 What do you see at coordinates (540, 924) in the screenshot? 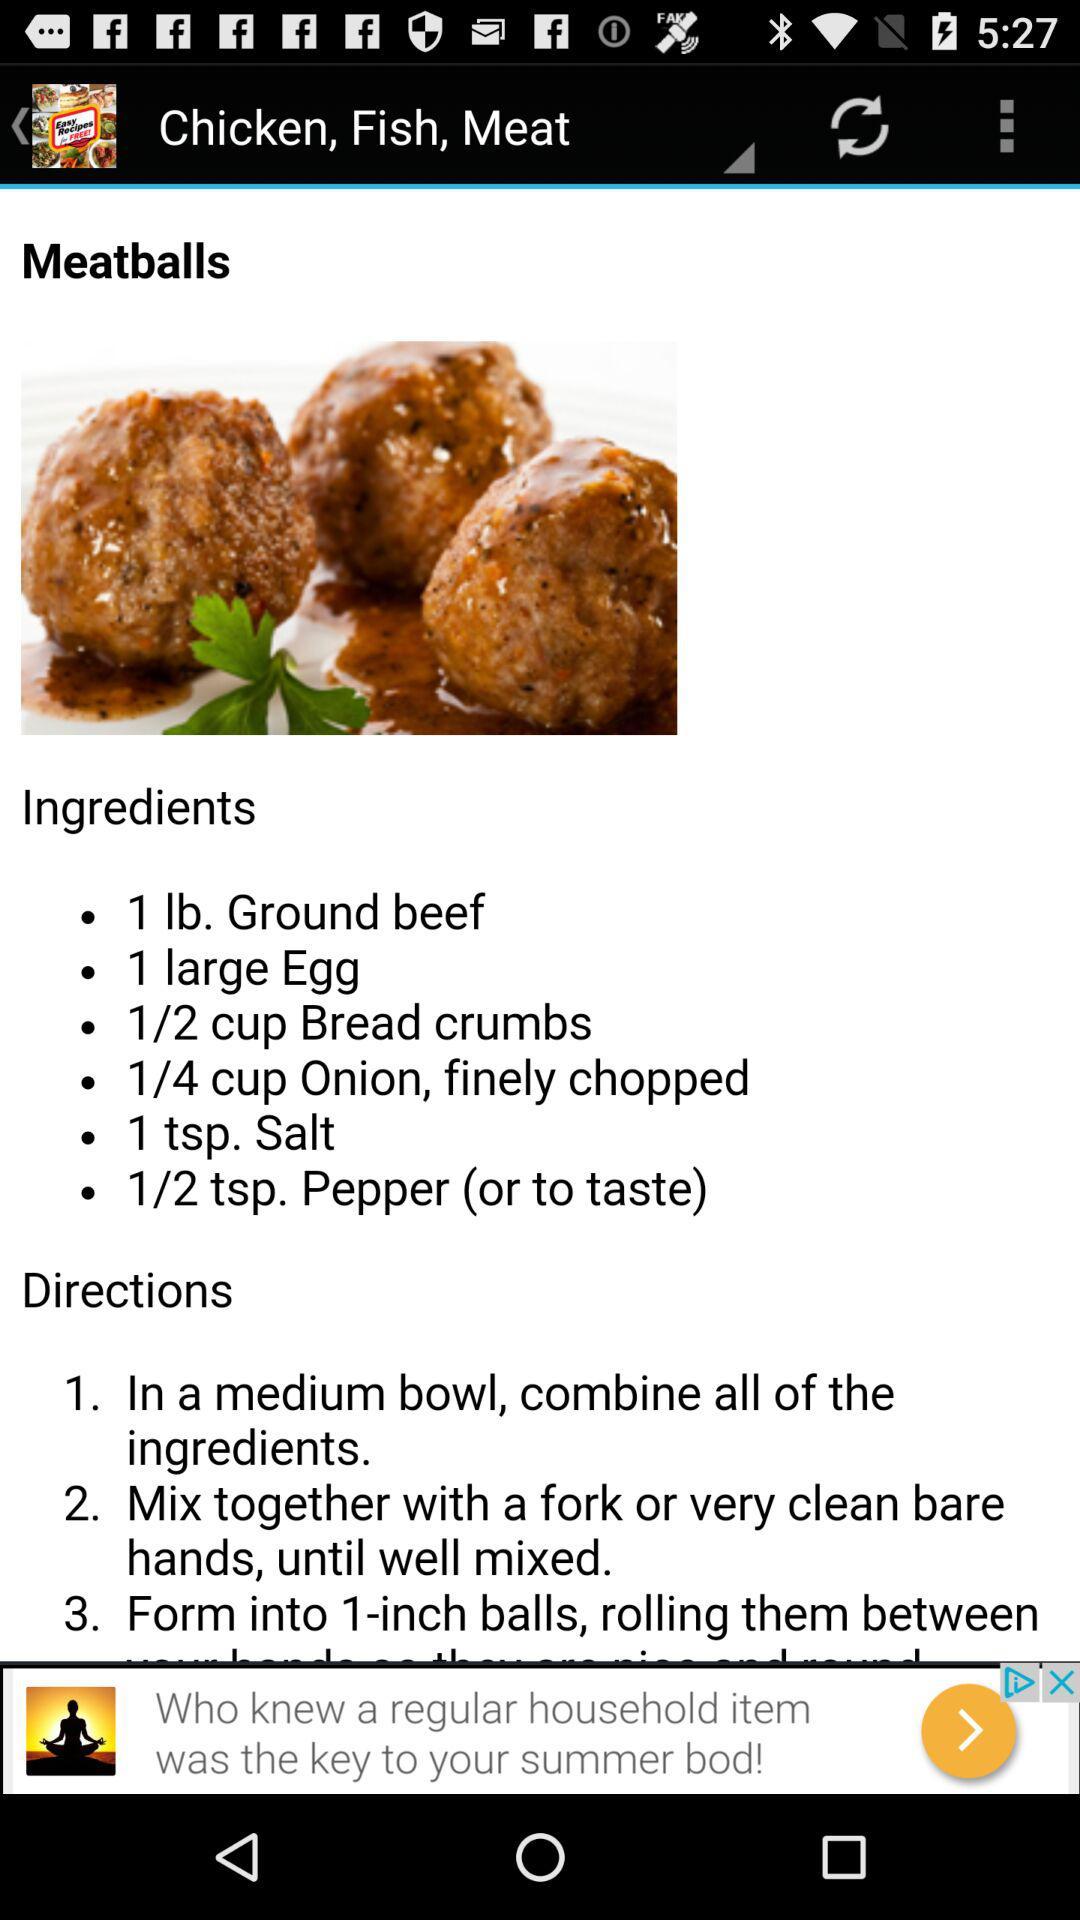
I see `share the article` at bounding box center [540, 924].